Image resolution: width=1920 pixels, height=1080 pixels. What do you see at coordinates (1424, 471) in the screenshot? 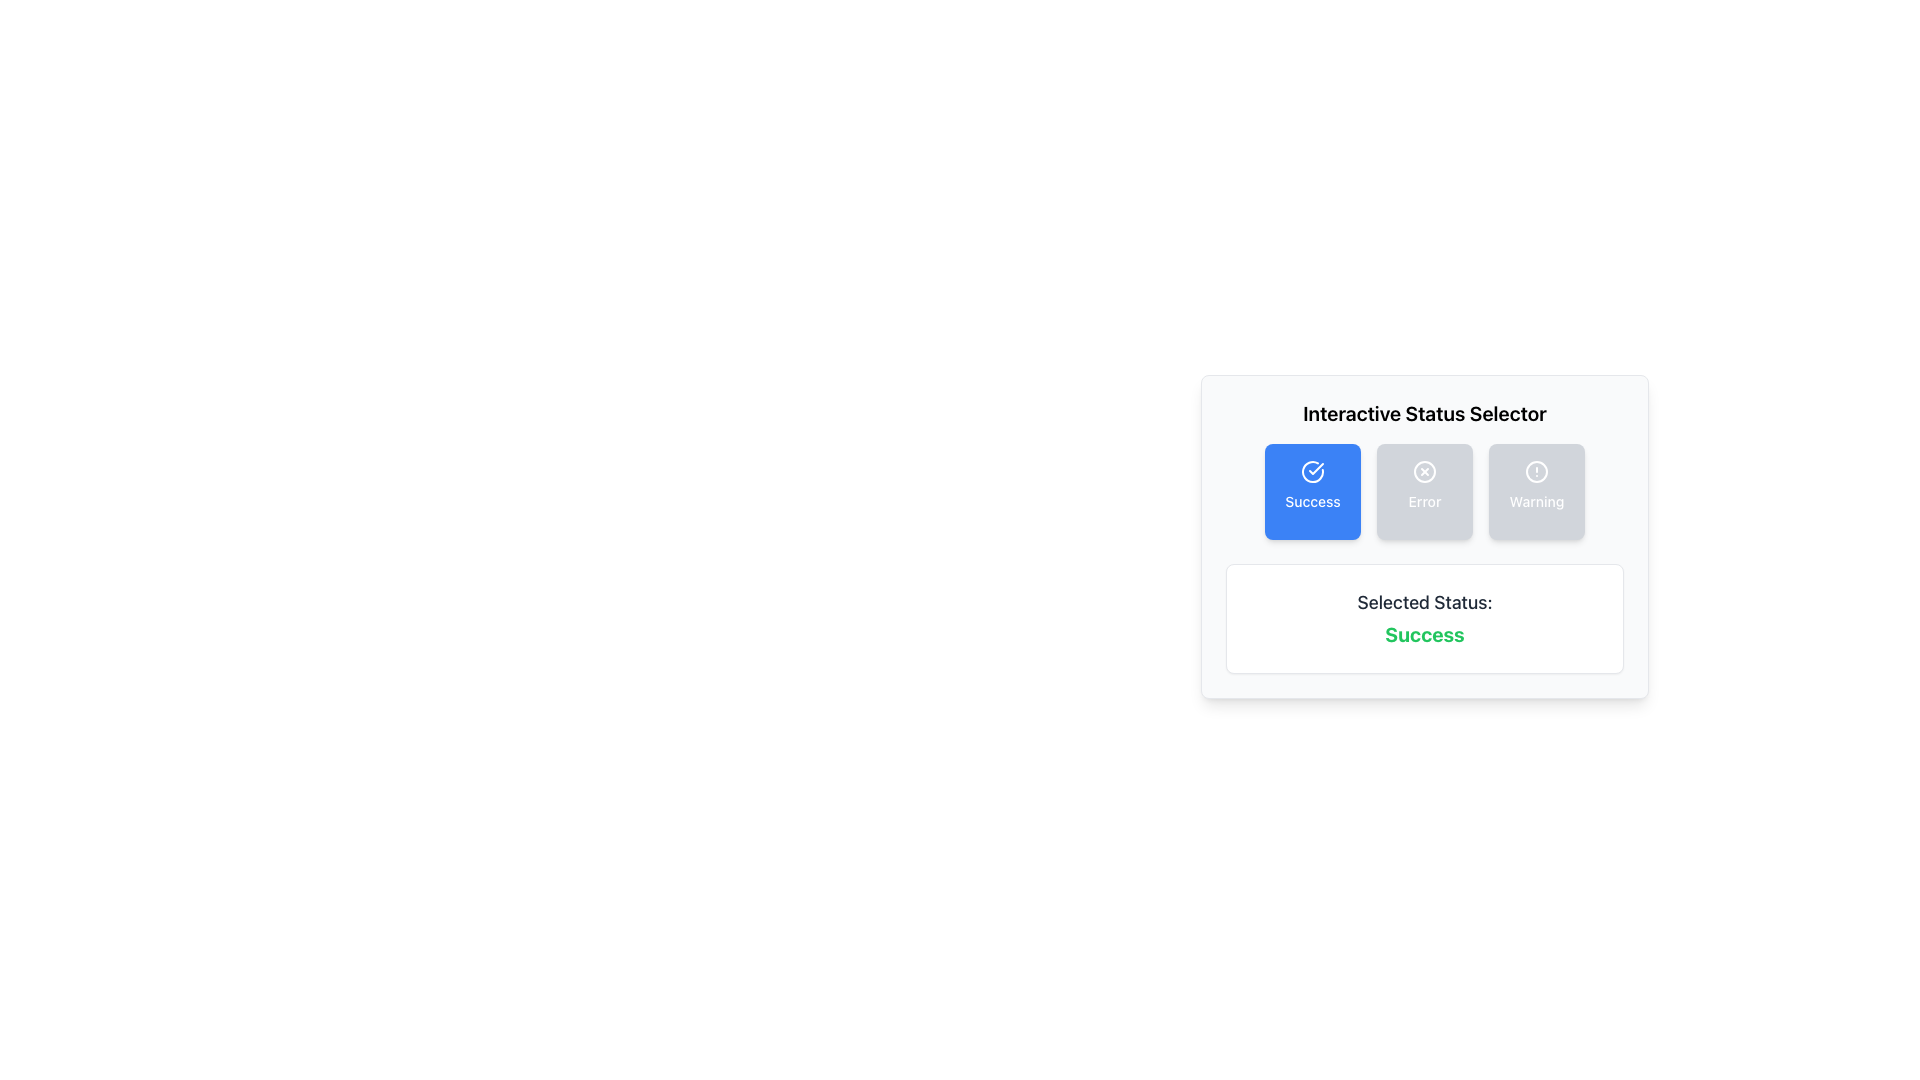
I see `the SVG circle element representing the 'Error' status option in the 'Interactive Status Selector' interface` at bounding box center [1424, 471].